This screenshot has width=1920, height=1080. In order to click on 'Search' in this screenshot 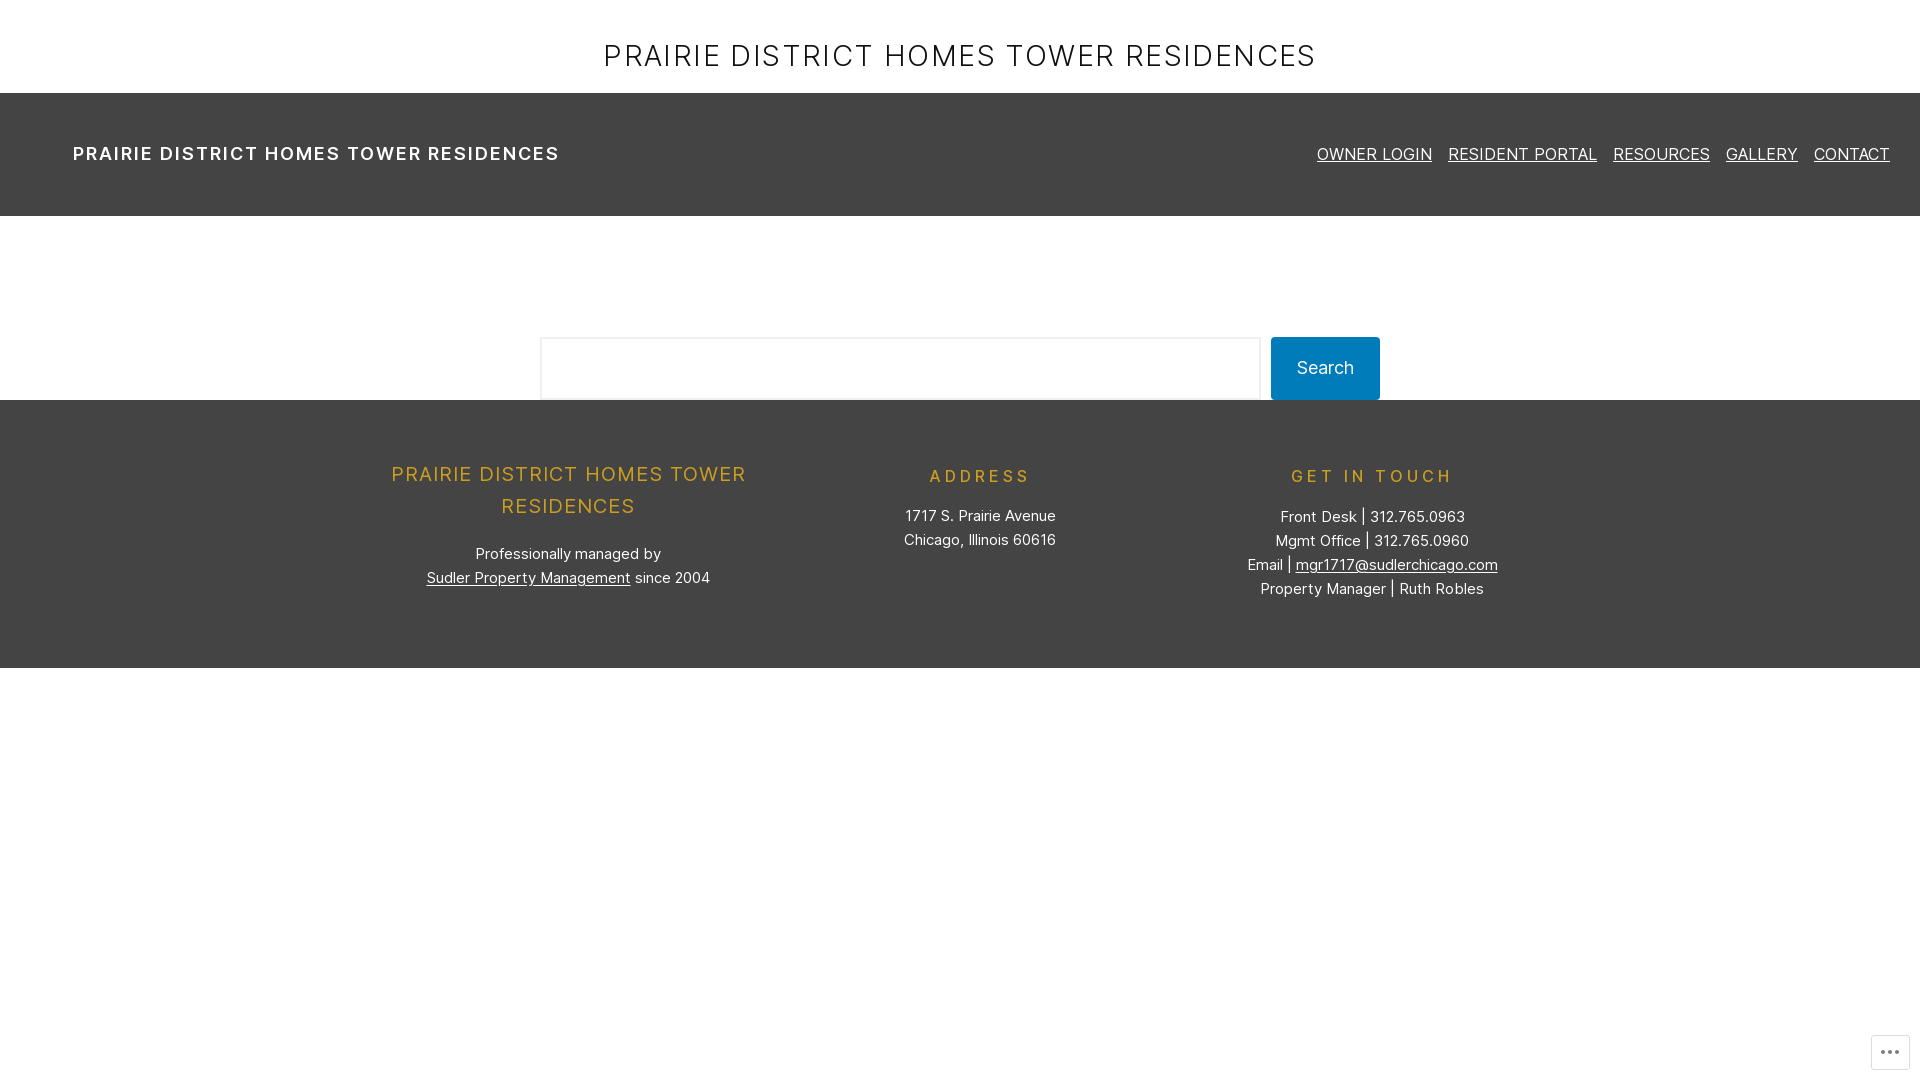, I will do `click(1325, 368)`.